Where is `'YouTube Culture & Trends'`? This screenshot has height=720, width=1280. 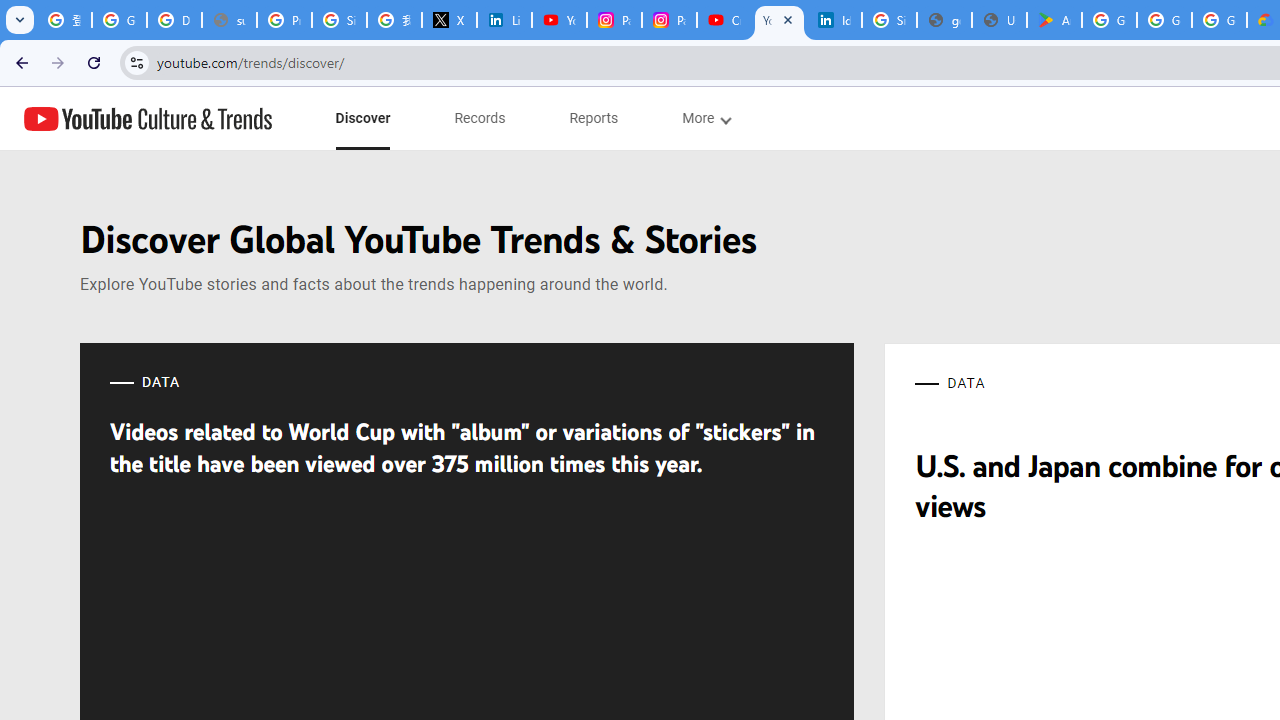 'YouTube Culture & Trends' is located at coordinates (146, 118).